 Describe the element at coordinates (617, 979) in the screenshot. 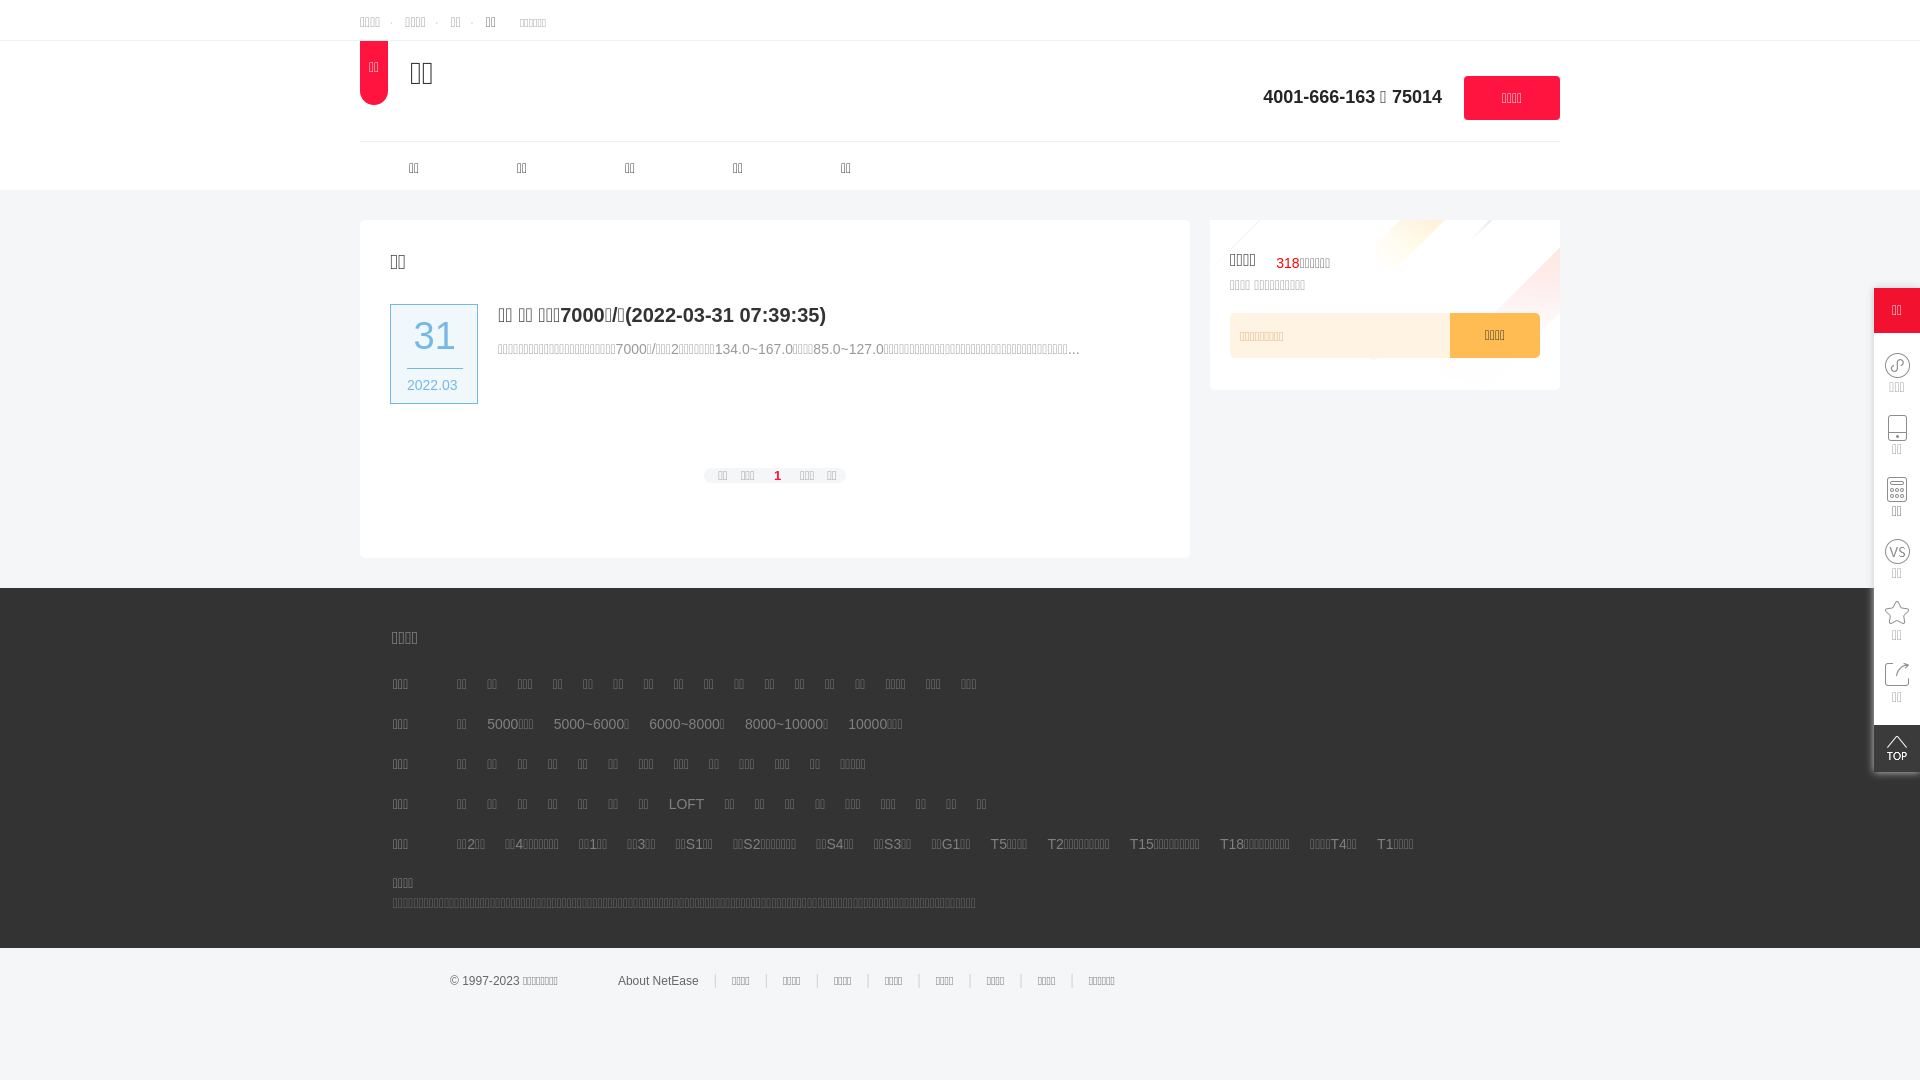

I see `'About NetEase'` at that location.